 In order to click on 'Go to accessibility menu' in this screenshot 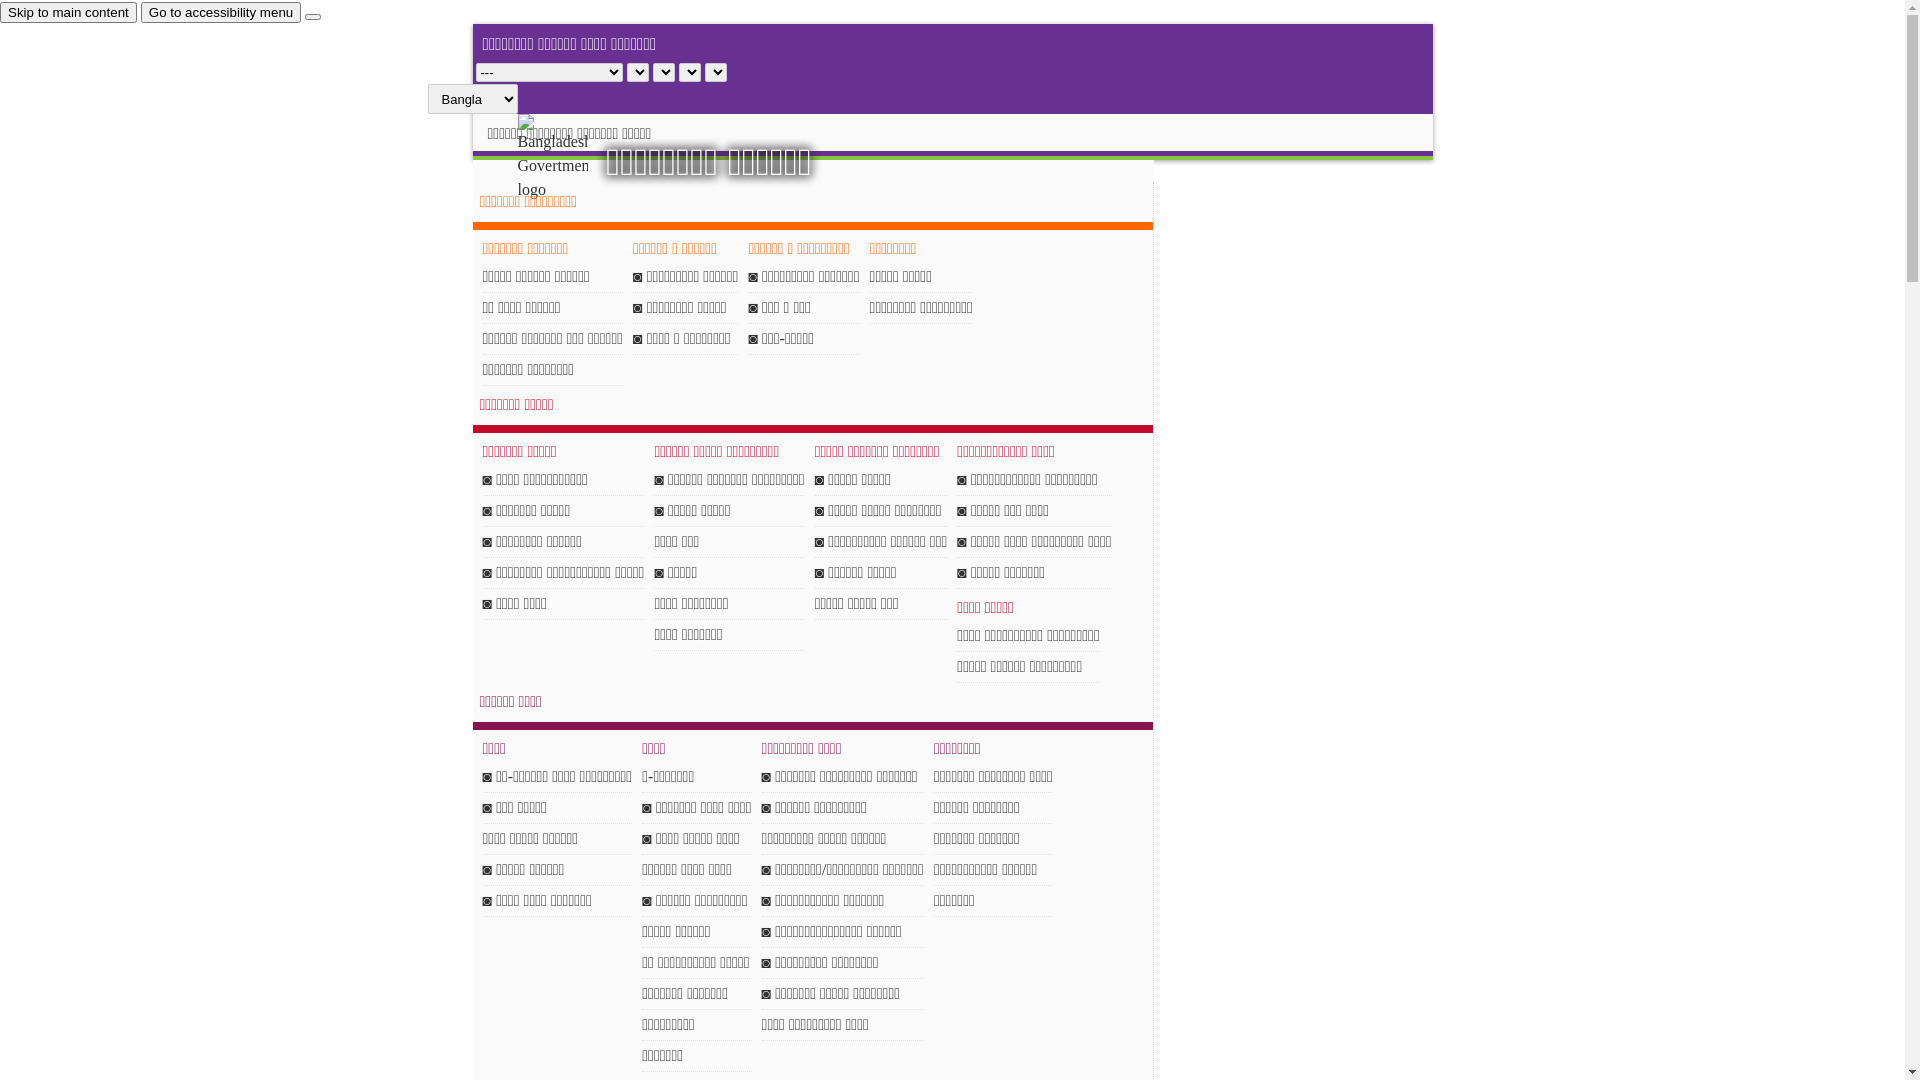, I will do `click(220, 12)`.